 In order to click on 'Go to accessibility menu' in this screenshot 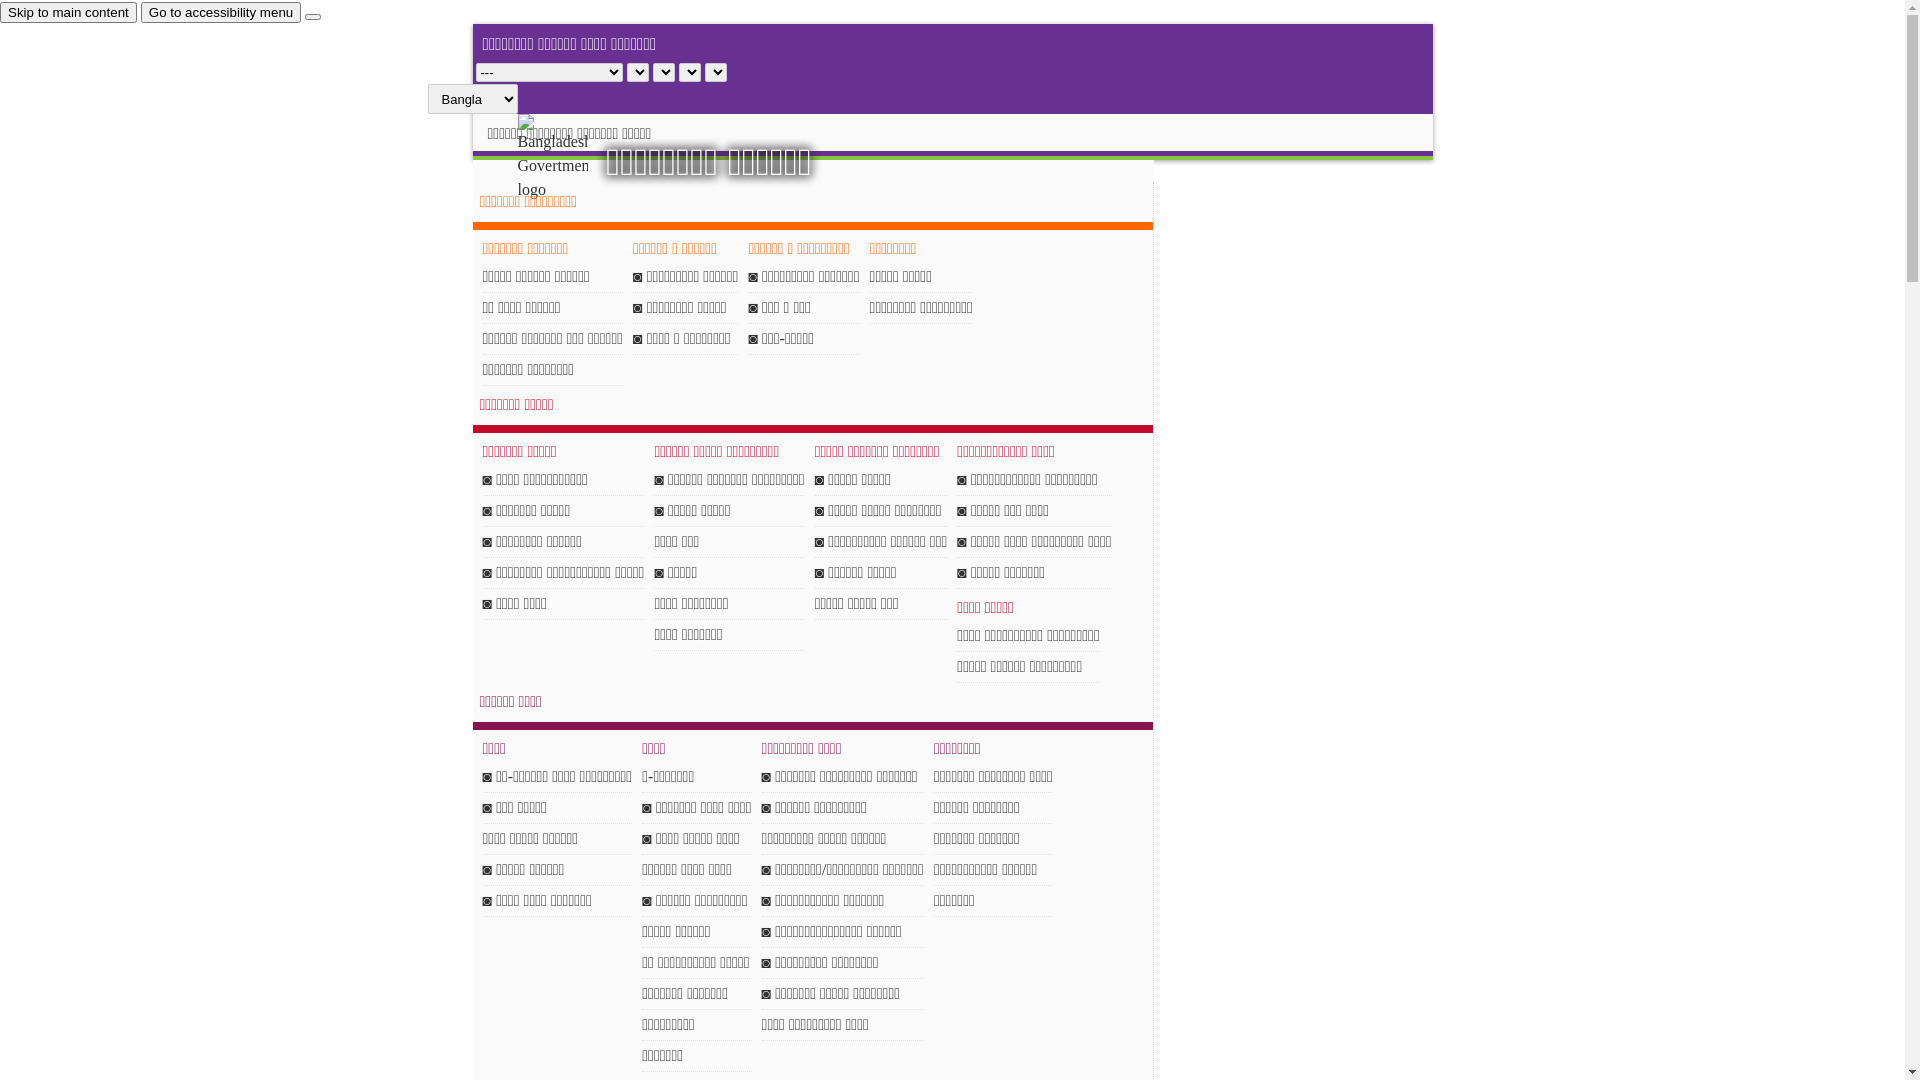, I will do `click(220, 12)`.